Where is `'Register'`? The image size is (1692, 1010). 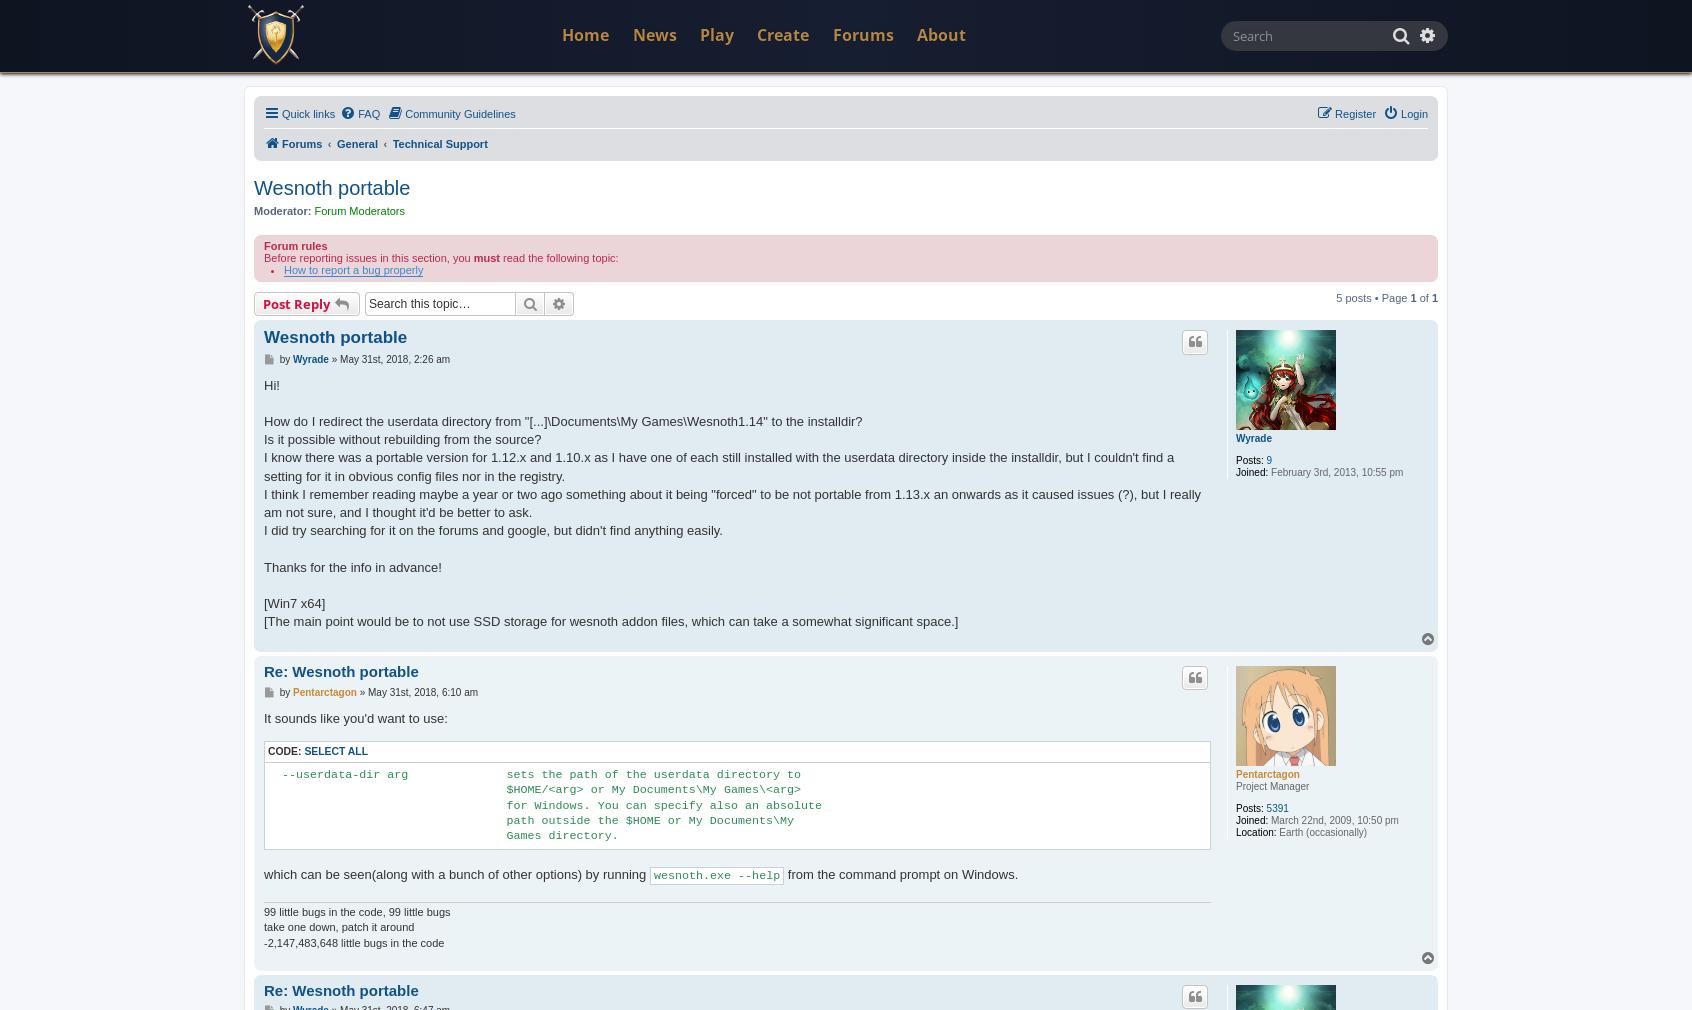
'Register' is located at coordinates (1355, 112).